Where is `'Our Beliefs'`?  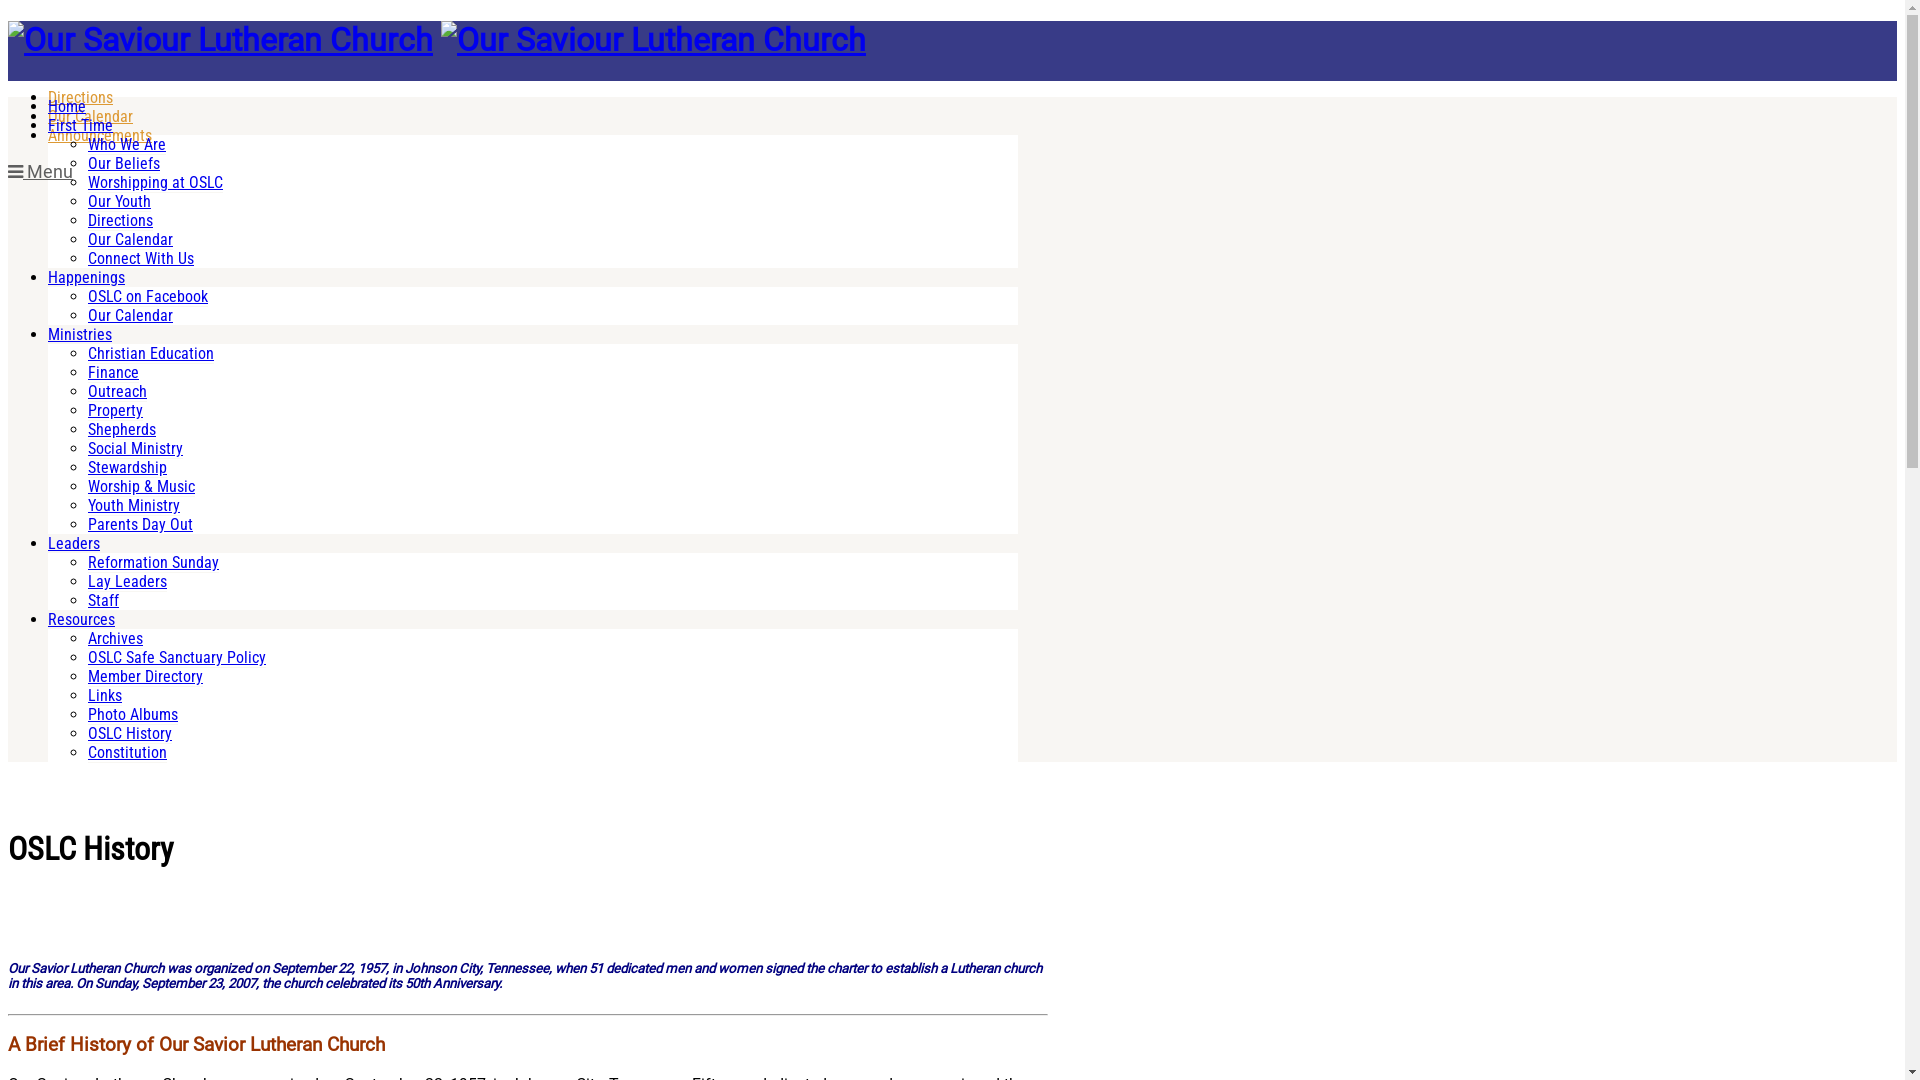 'Our Beliefs' is located at coordinates (123, 163).